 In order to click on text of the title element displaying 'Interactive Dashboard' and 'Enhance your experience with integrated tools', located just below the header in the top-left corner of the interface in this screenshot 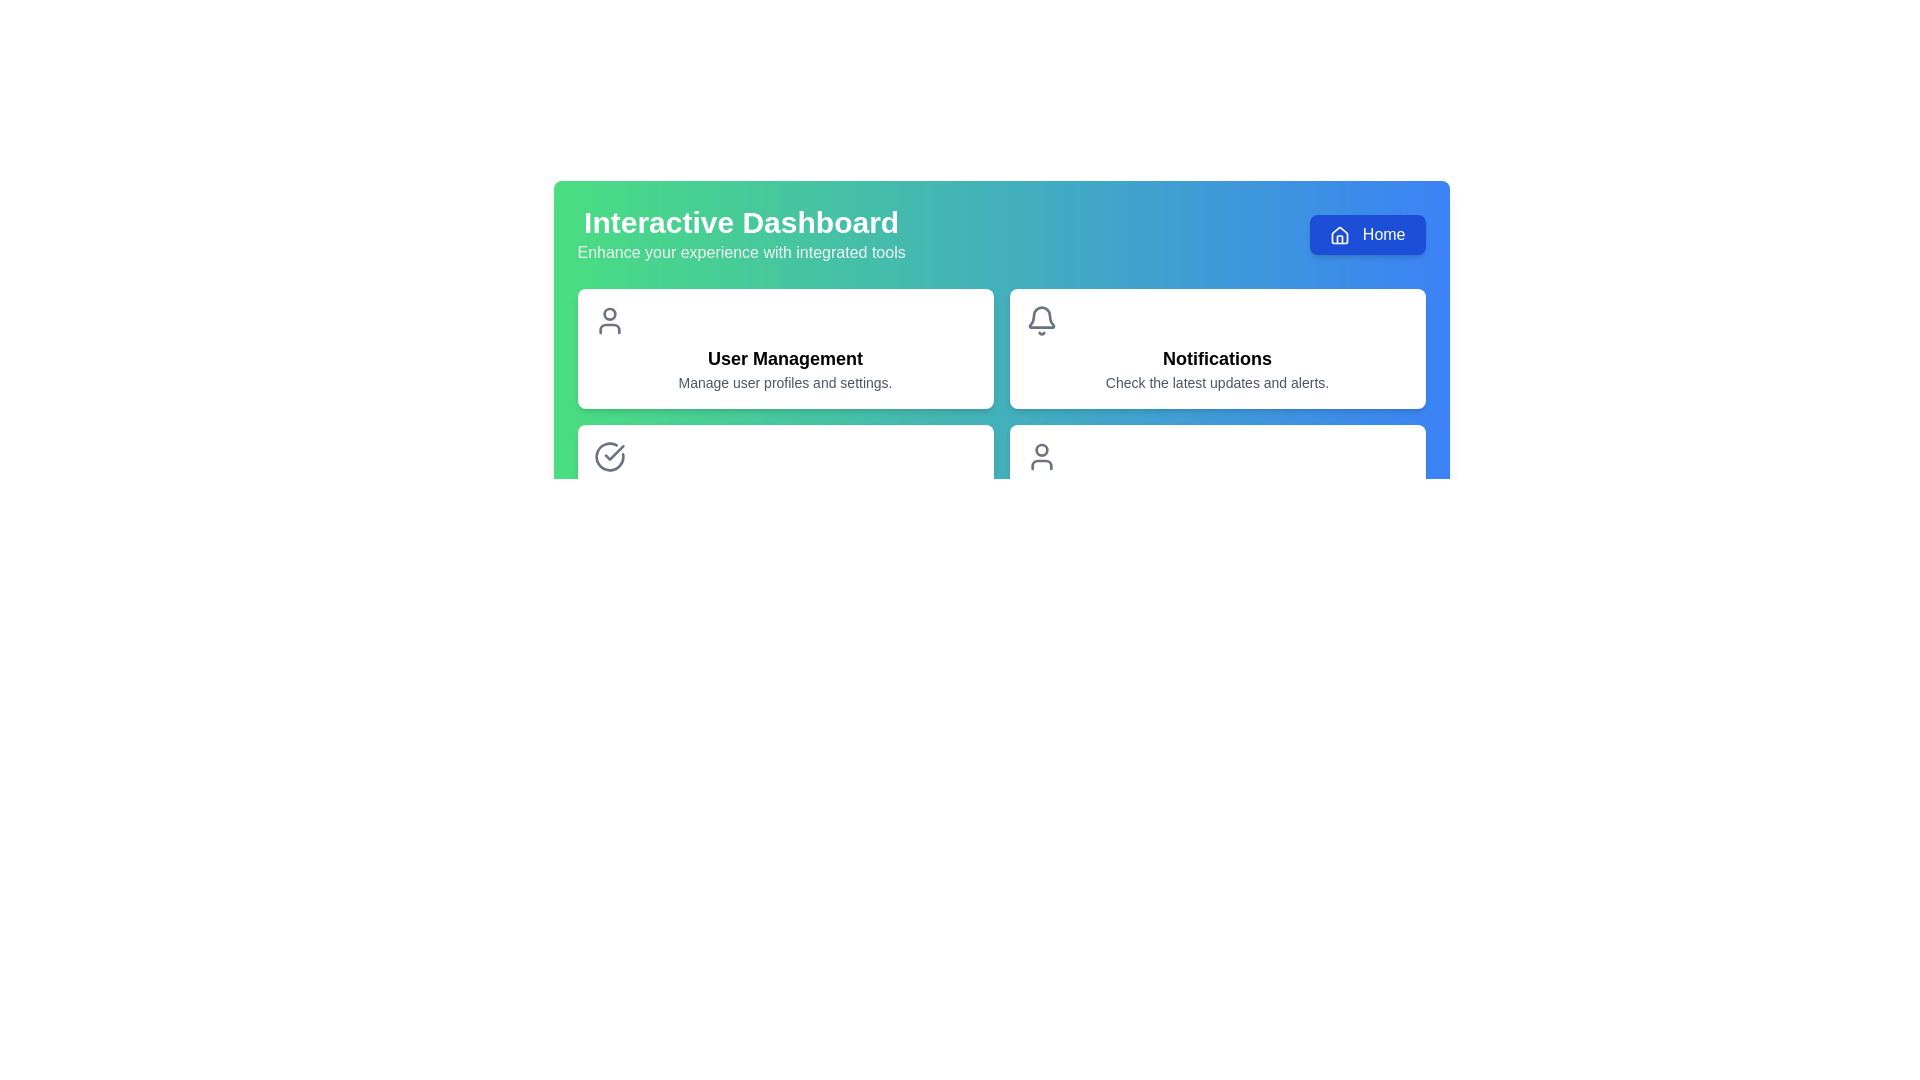, I will do `click(740, 234)`.